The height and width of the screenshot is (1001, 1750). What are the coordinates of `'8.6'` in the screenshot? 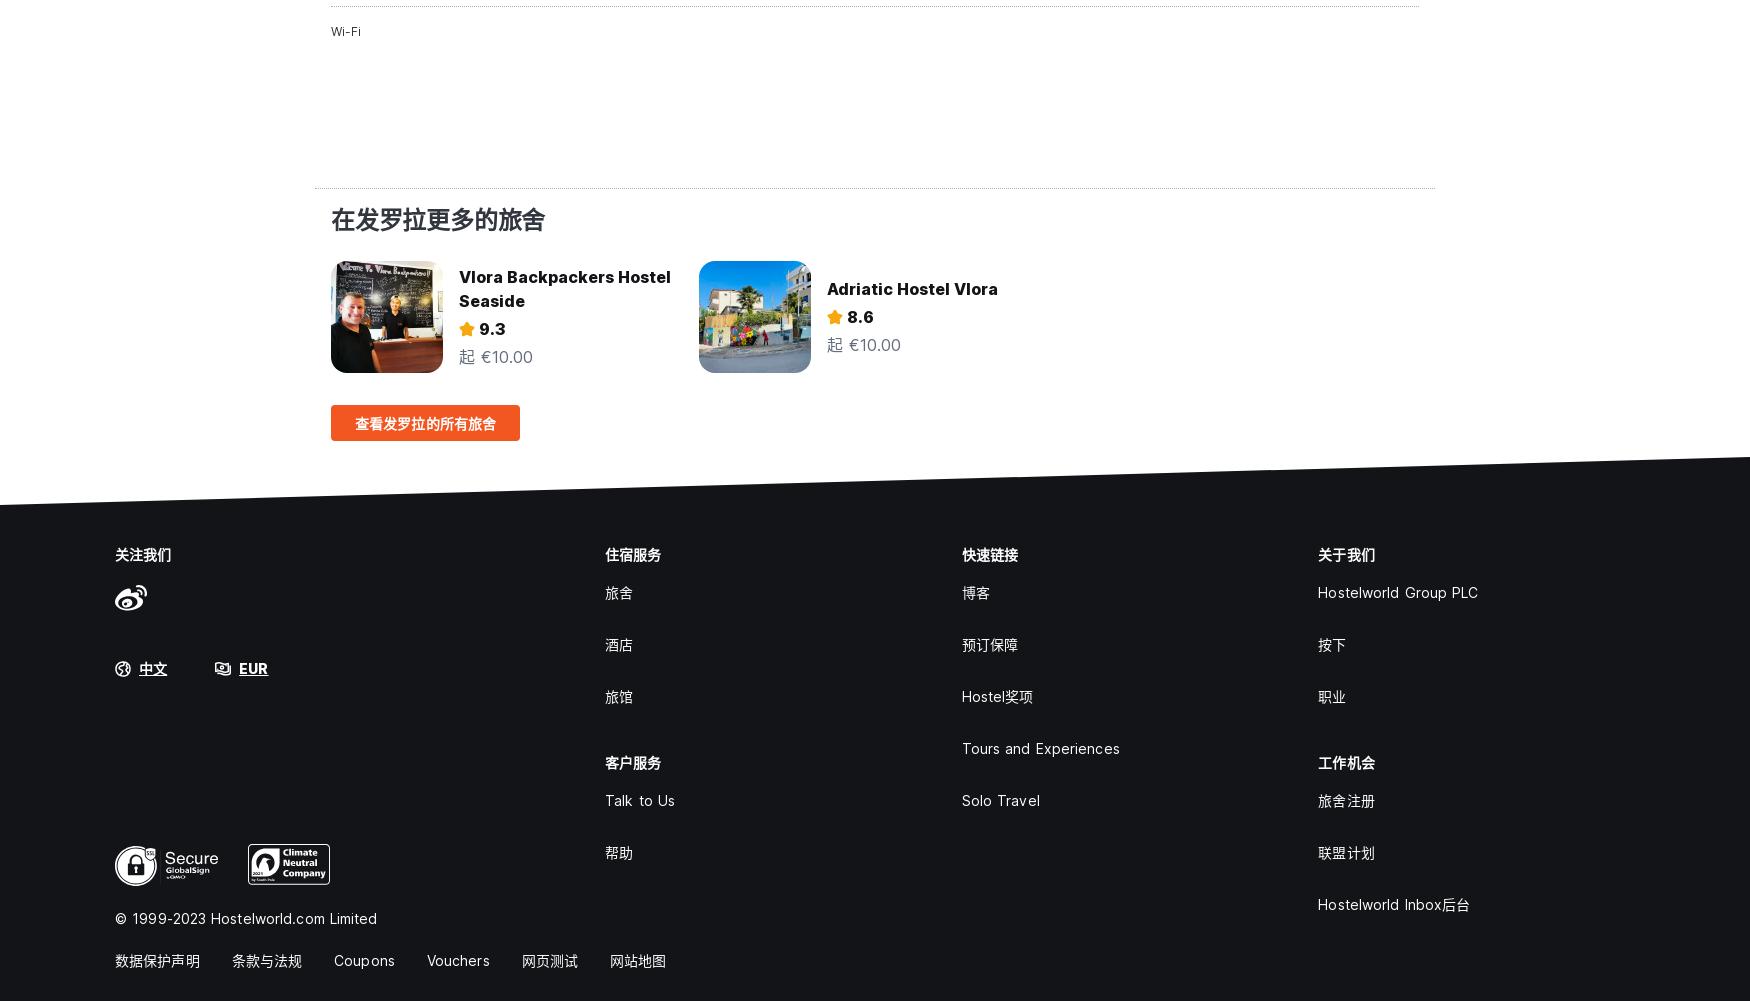 It's located at (860, 317).